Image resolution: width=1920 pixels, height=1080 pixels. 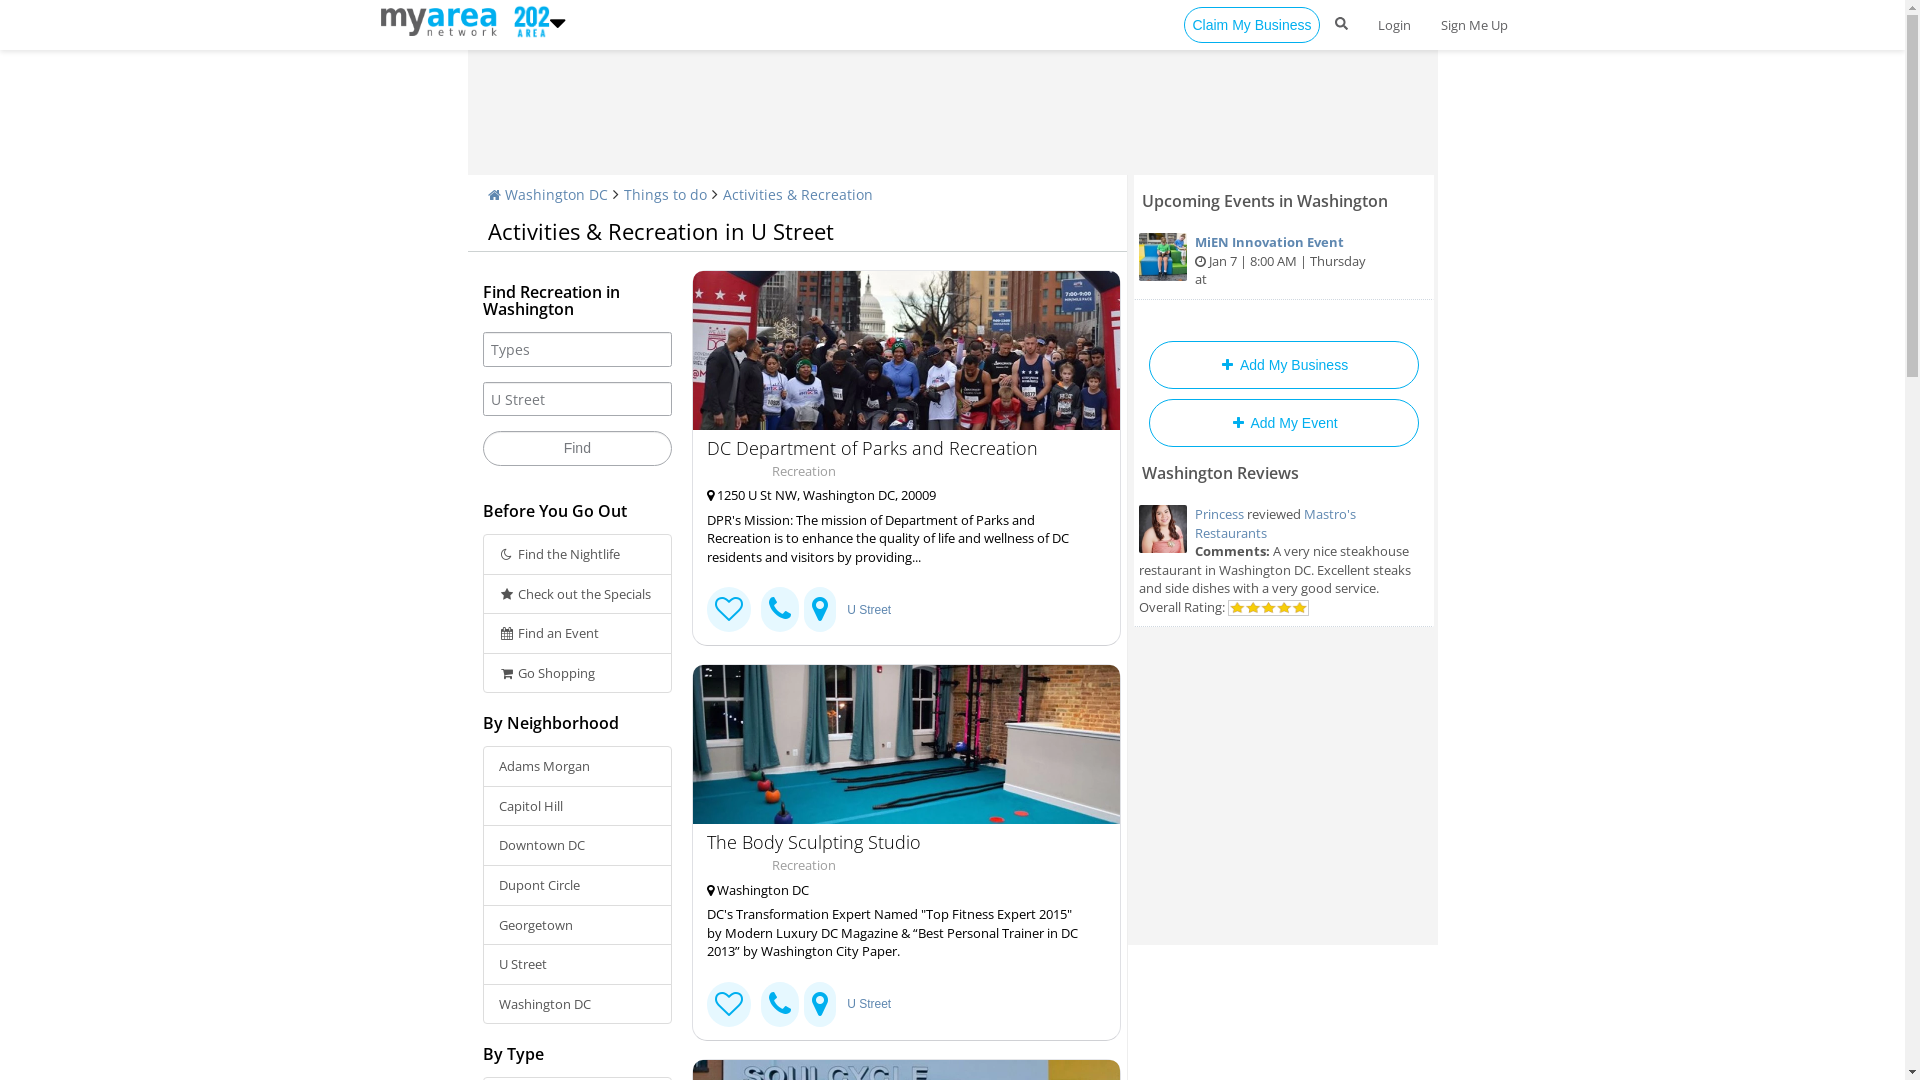 I want to click on 'Find the Nightlife', so click(x=481, y=554).